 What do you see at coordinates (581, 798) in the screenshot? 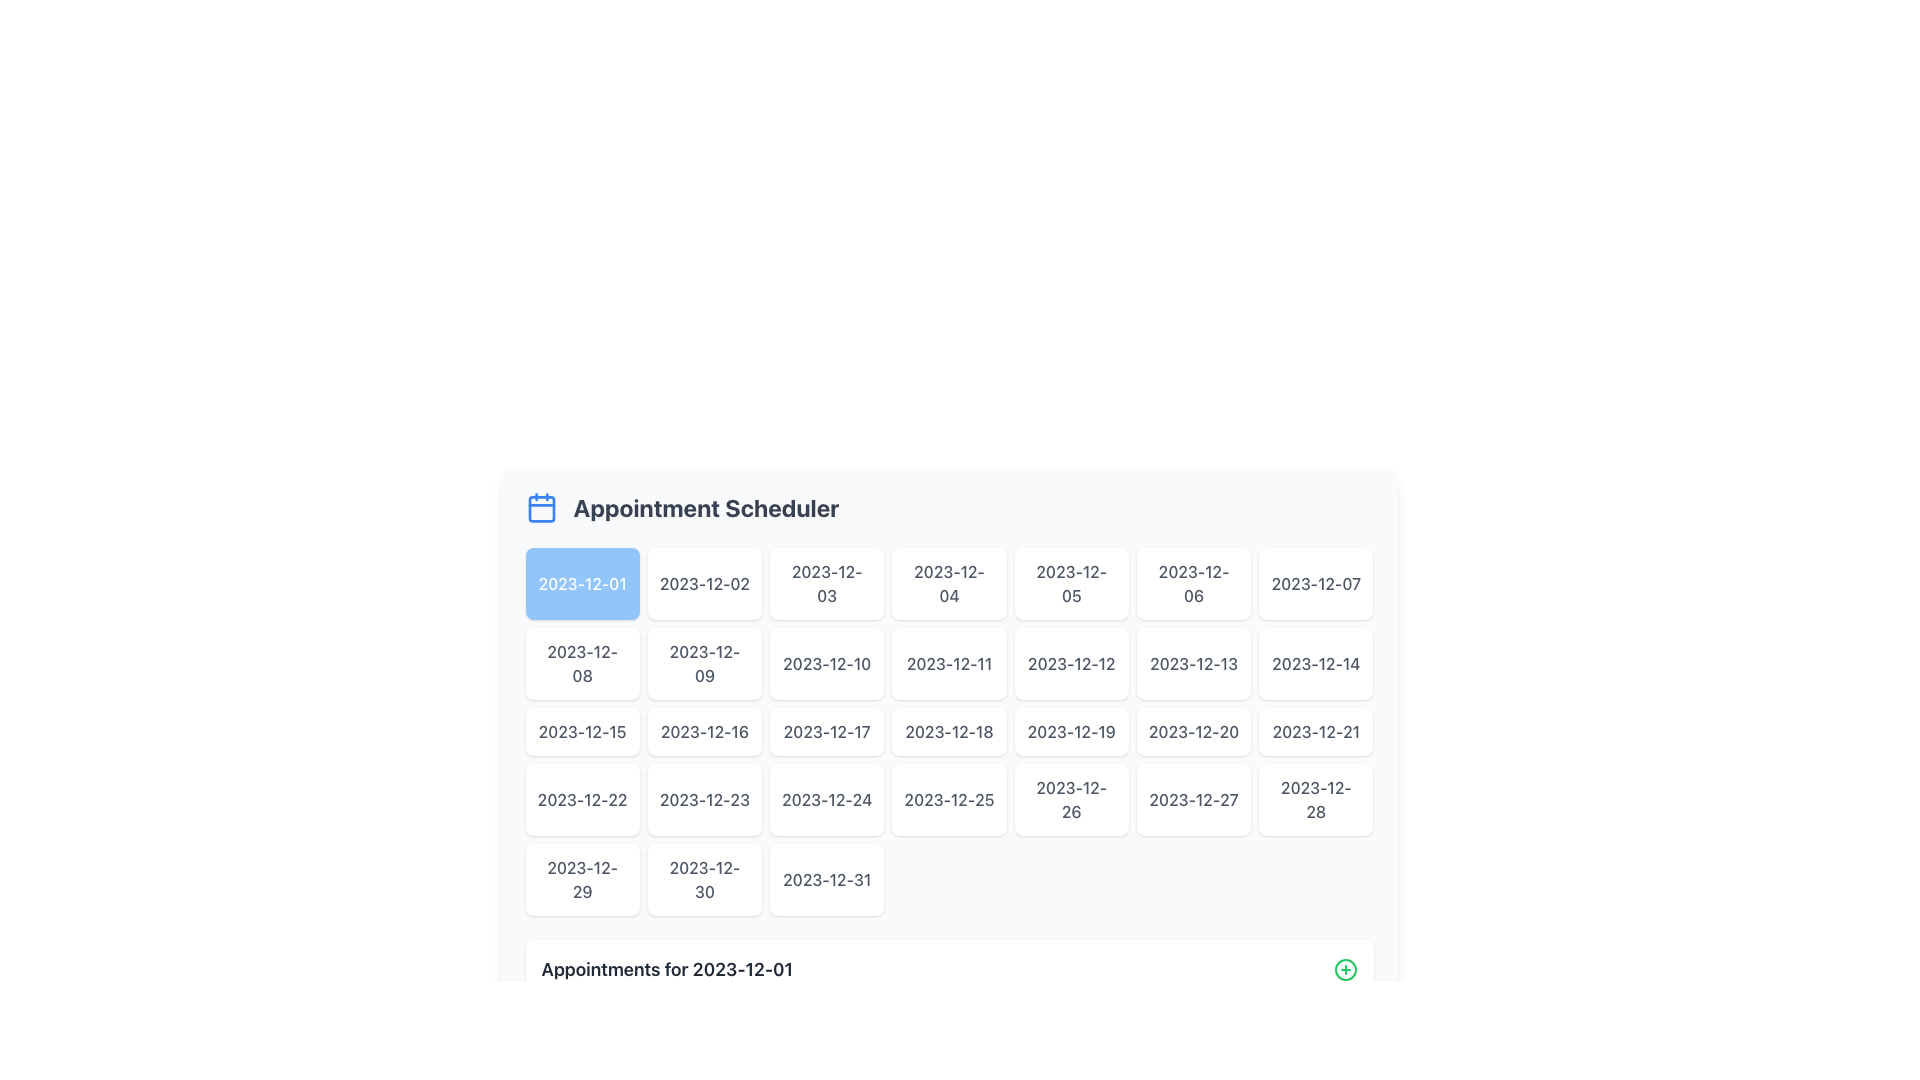
I see `the button representing the date '2023-12-22' in the first column of the fourth row in the calendar grid below the 'Appointment Scheduler' header` at bounding box center [581, 798].